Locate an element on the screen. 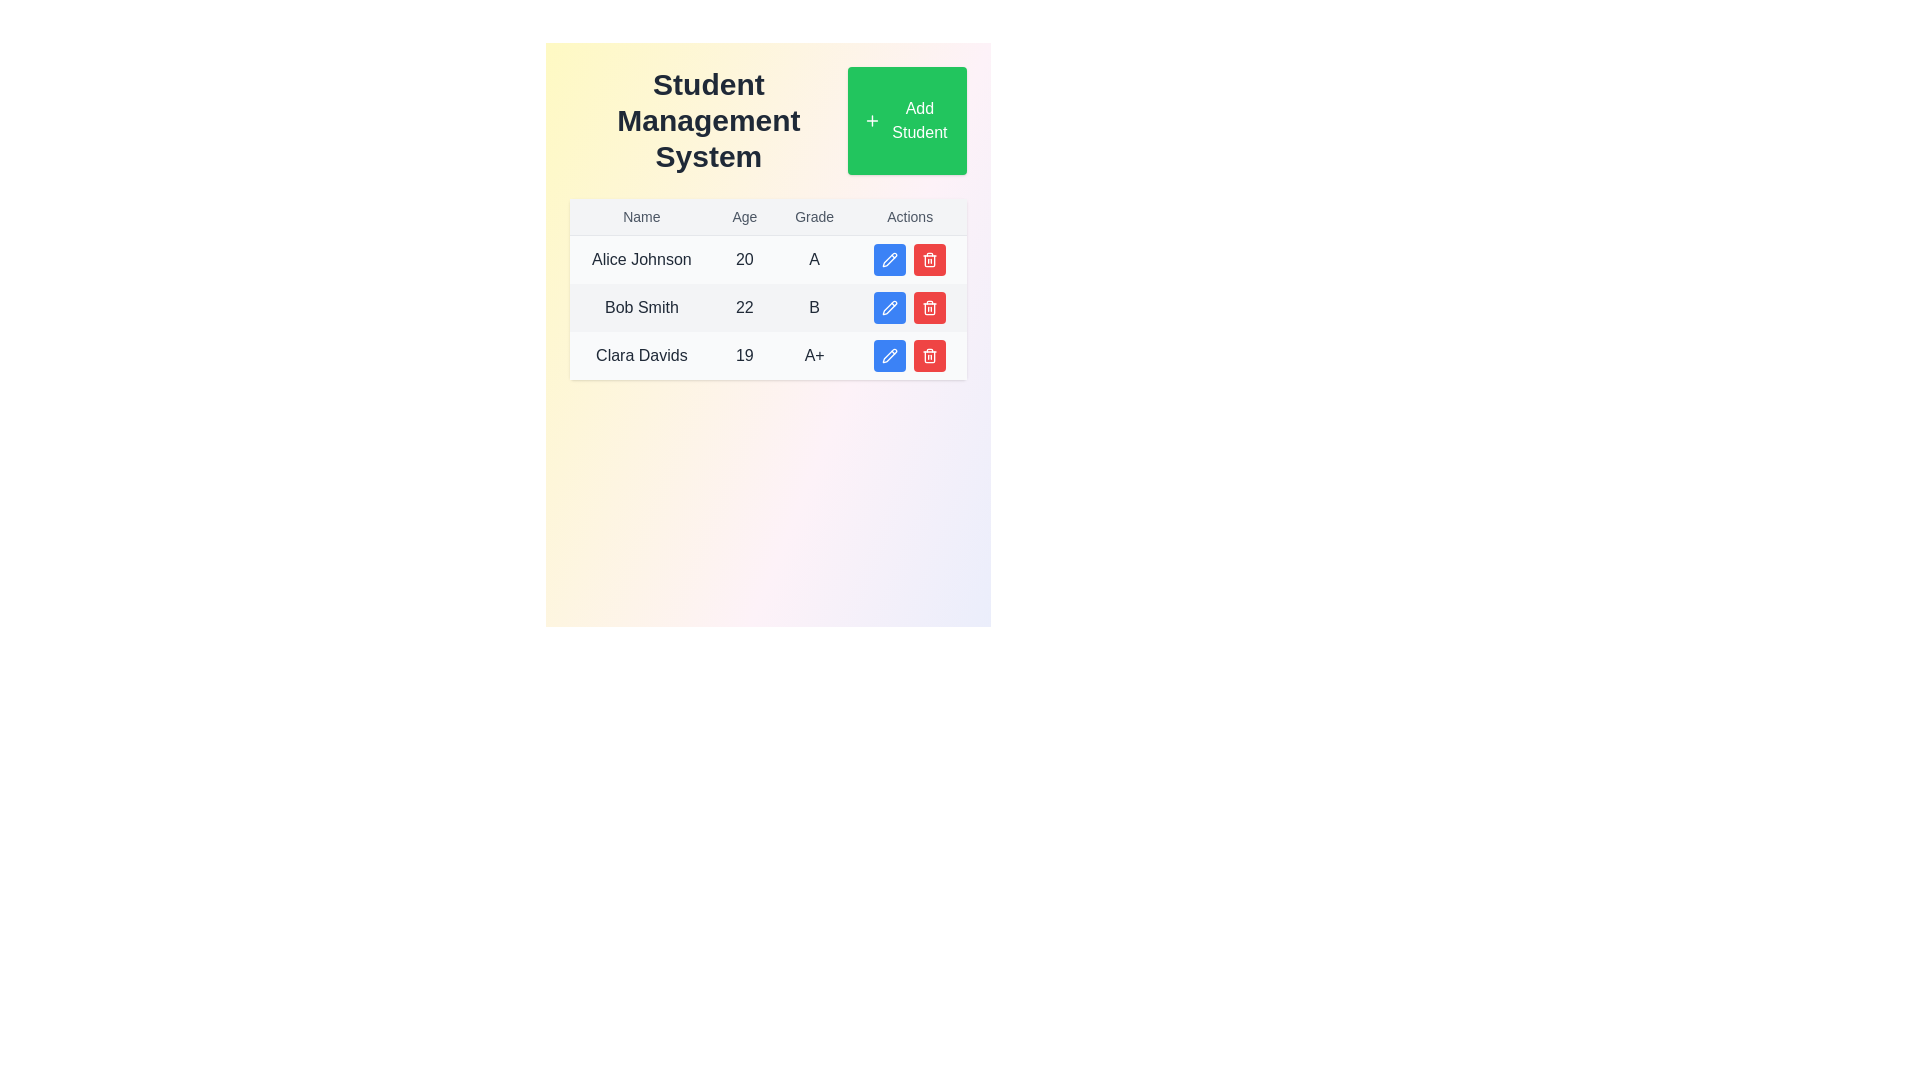  the text label 'Age', which is the second column header of the table, displayed in gray color, and positioned between the headers 'Name' and 'Grade' is located at coordinates (743, 217).